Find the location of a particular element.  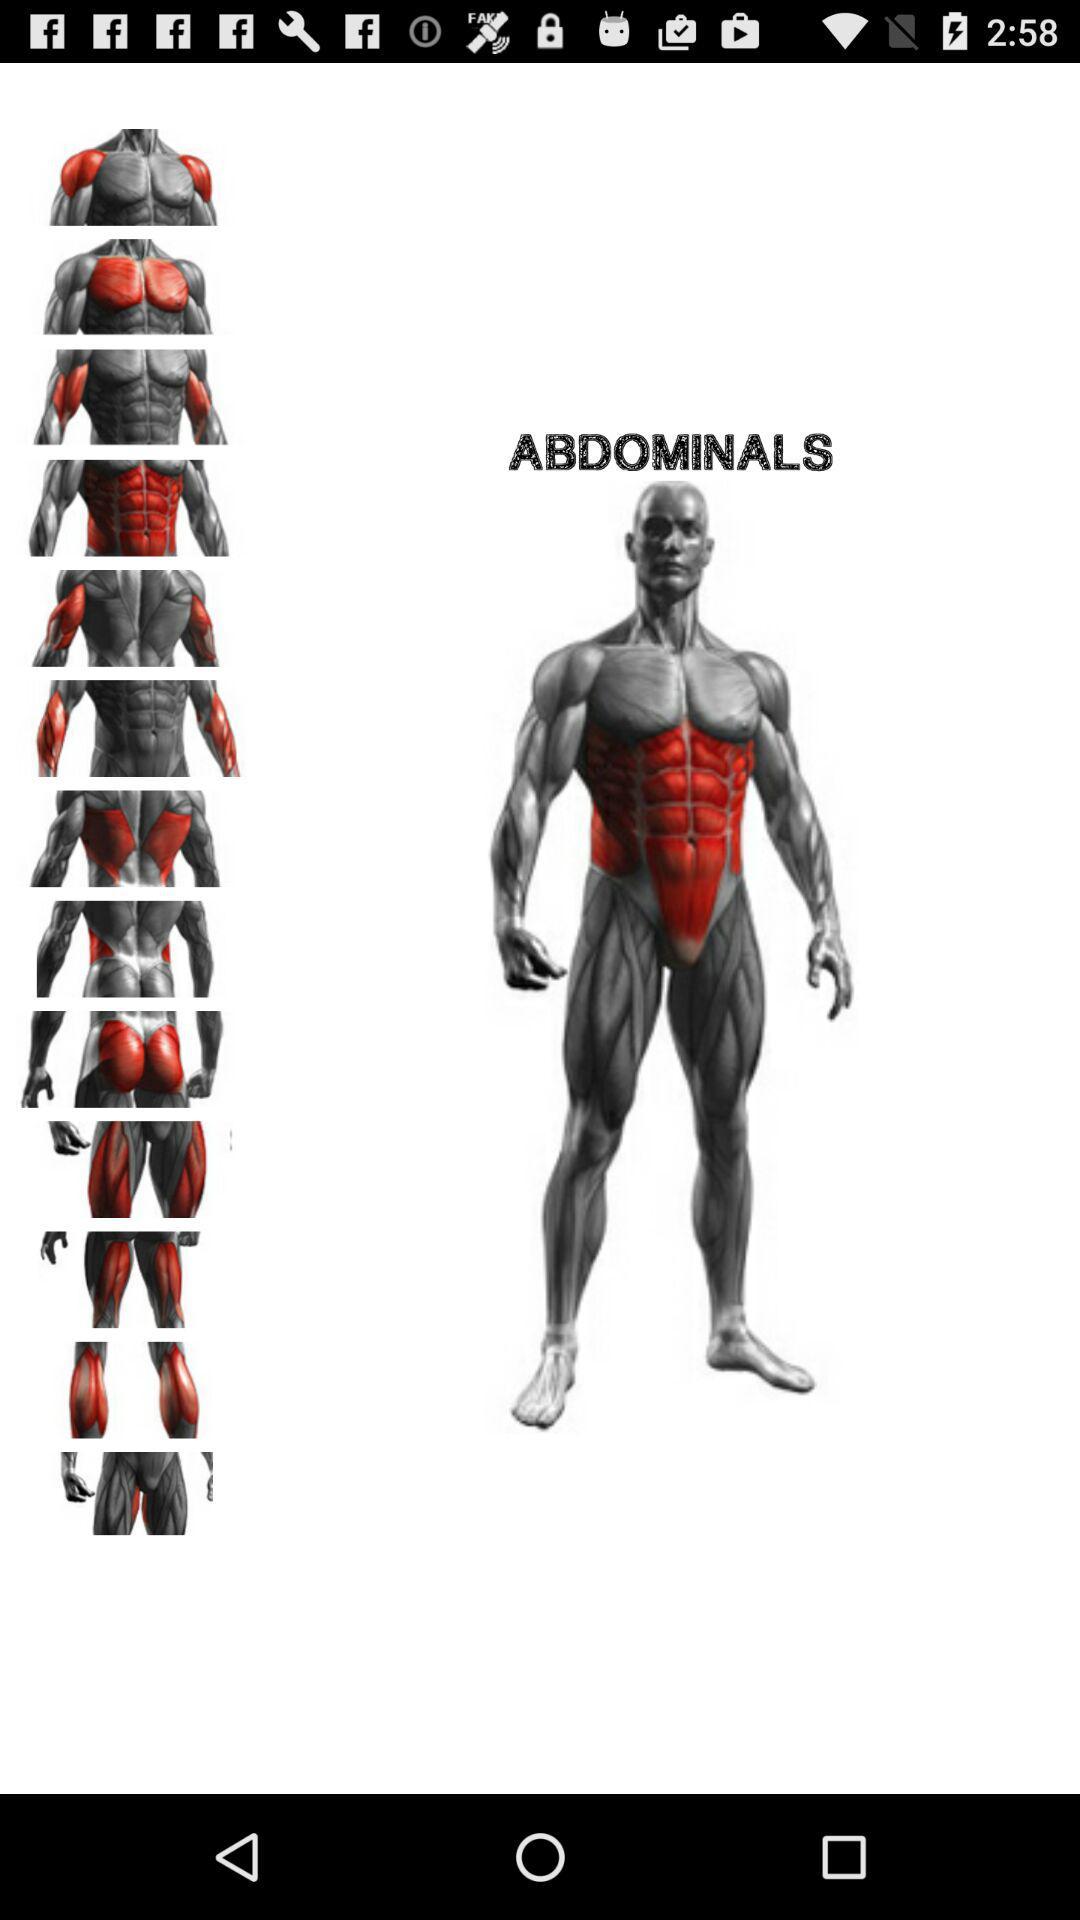

image button is located at coordinates (131, 170).